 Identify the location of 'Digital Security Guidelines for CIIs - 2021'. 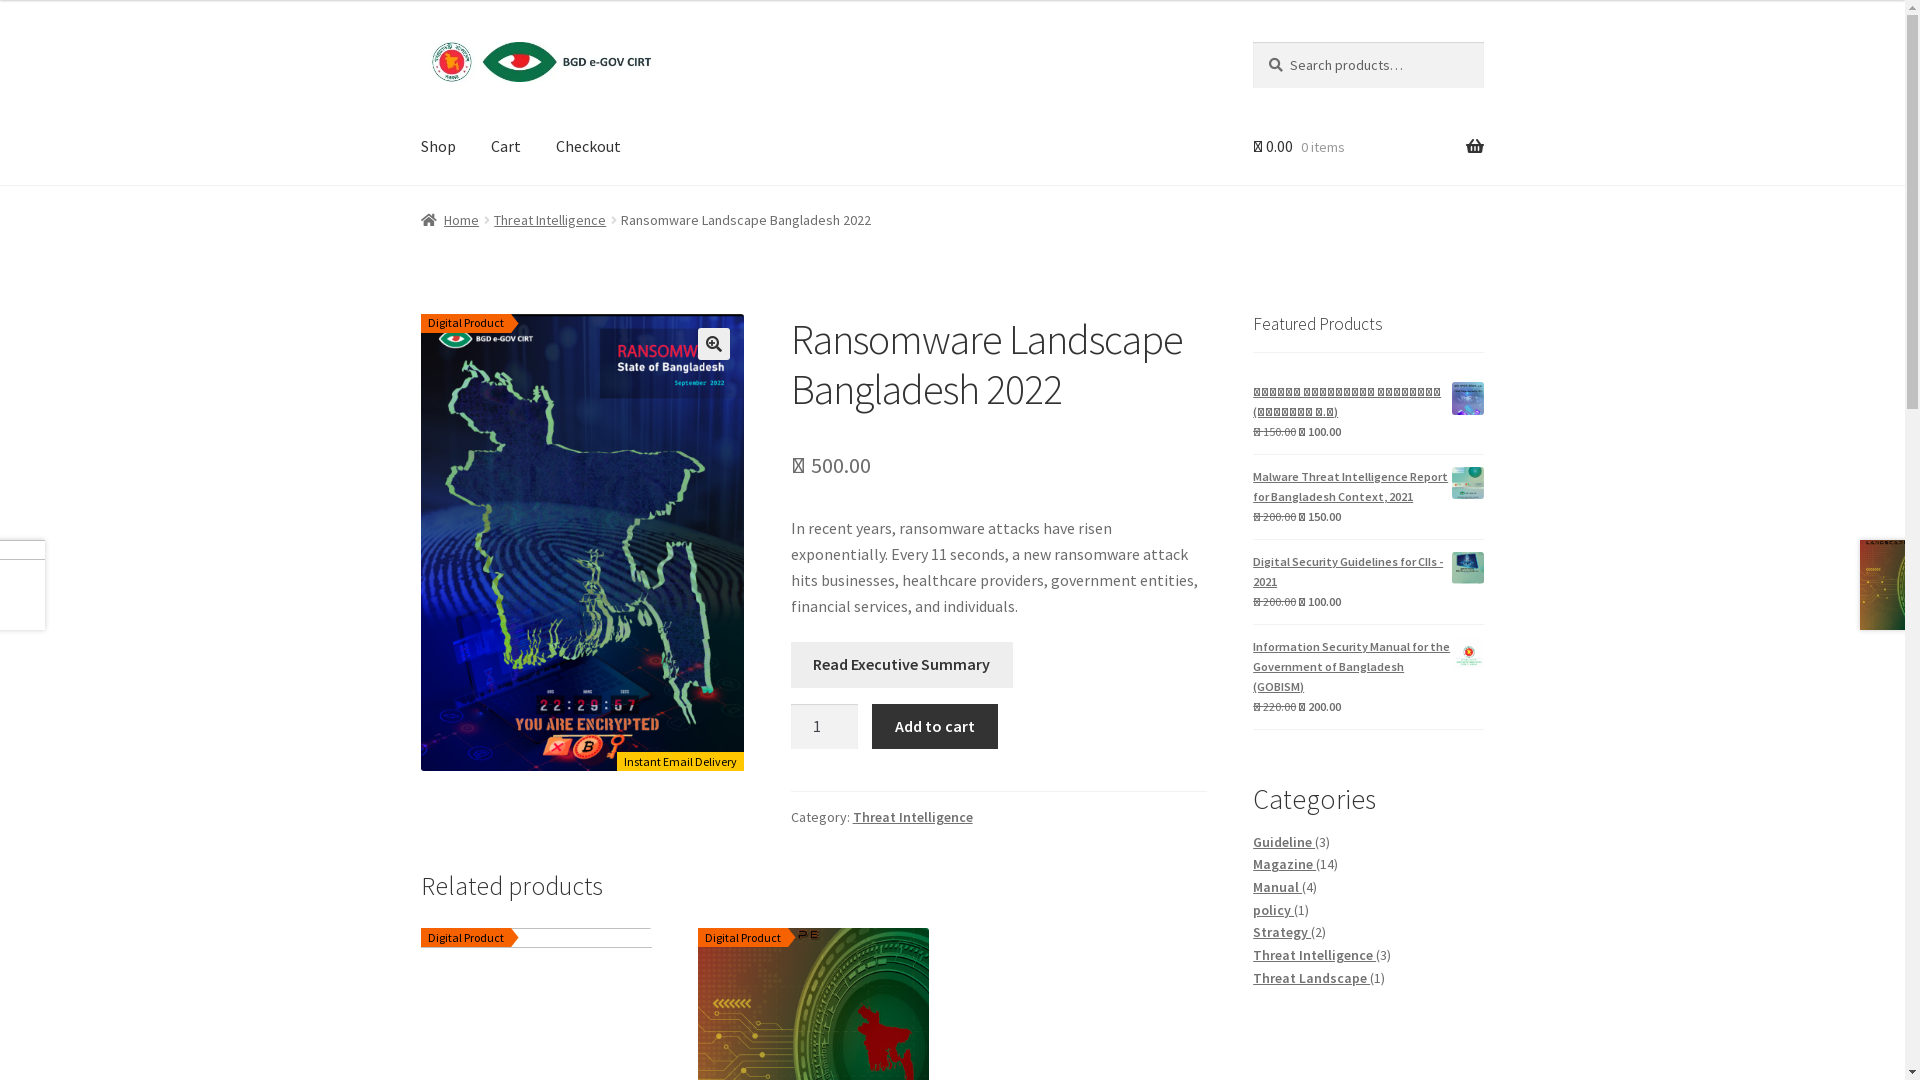
(1367, 571).